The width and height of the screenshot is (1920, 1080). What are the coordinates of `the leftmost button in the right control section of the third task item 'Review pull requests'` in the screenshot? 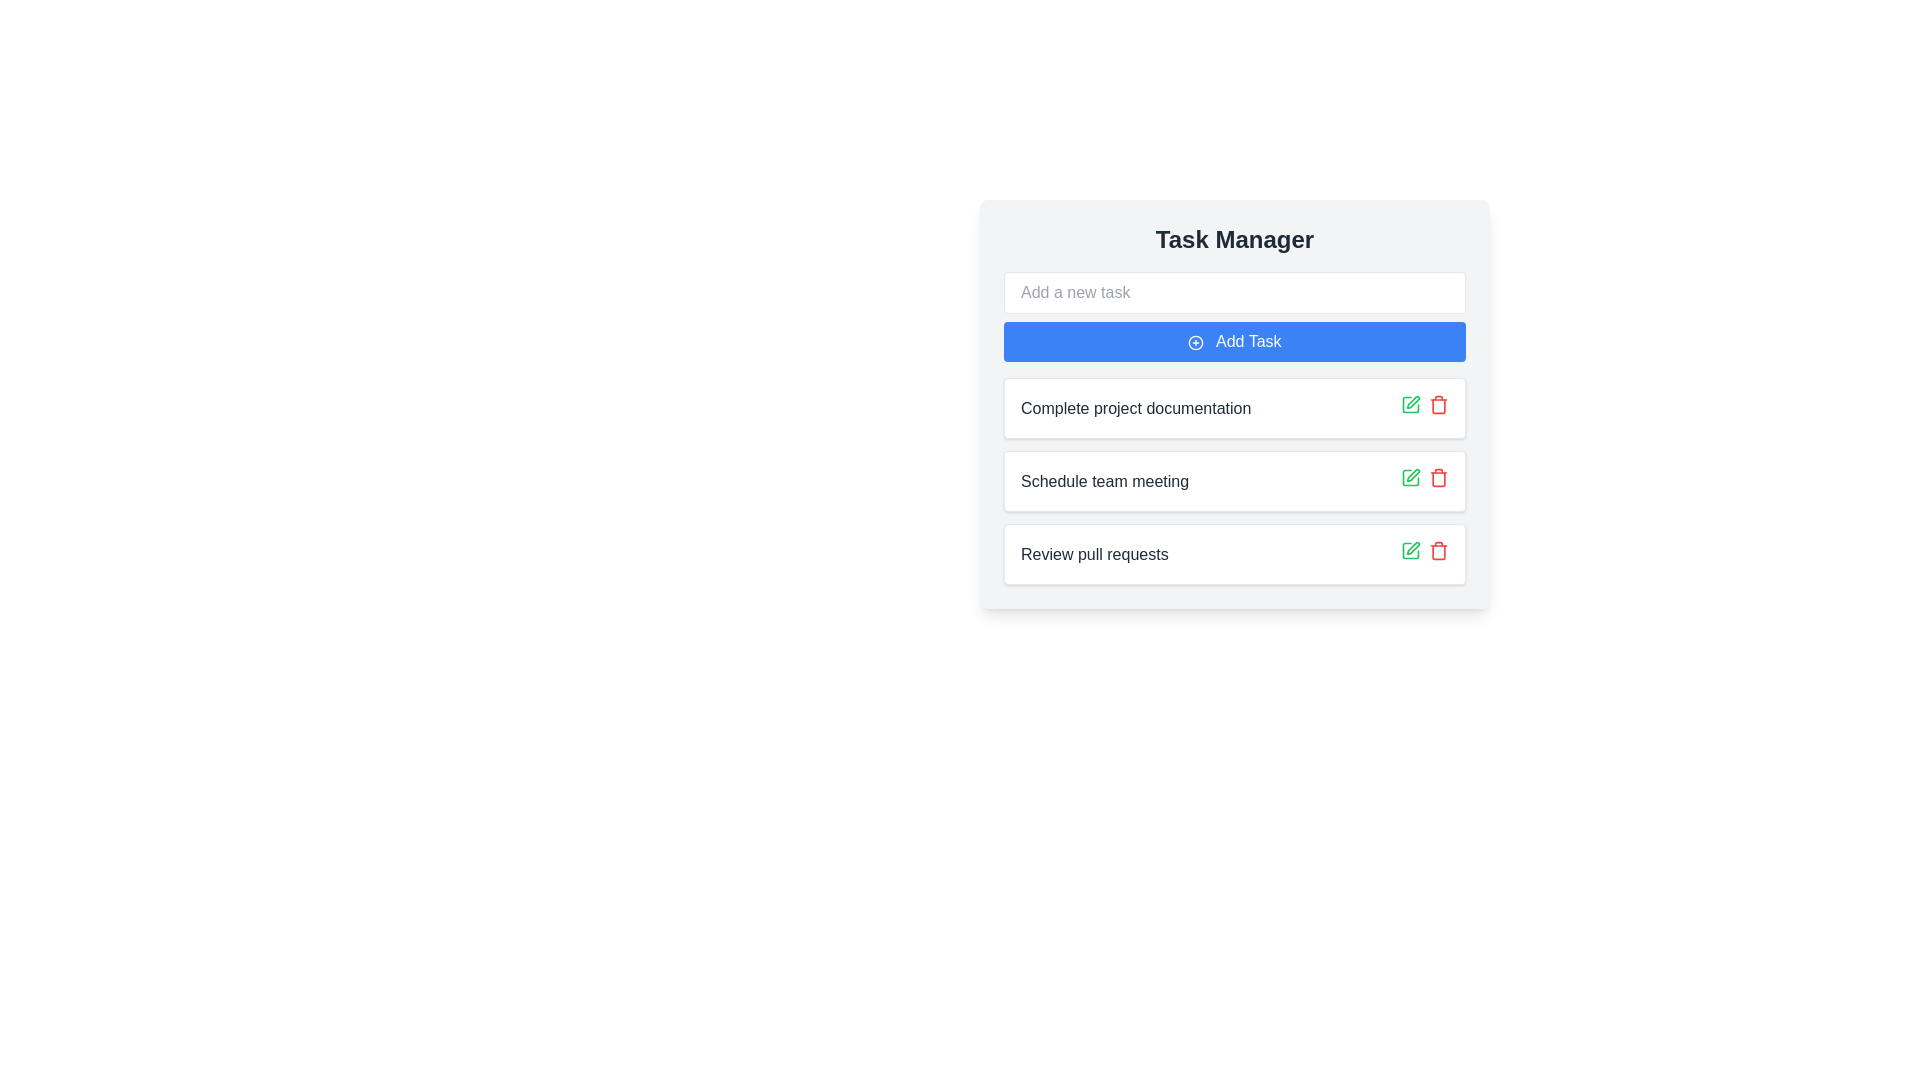 It's located at (1410, 551).